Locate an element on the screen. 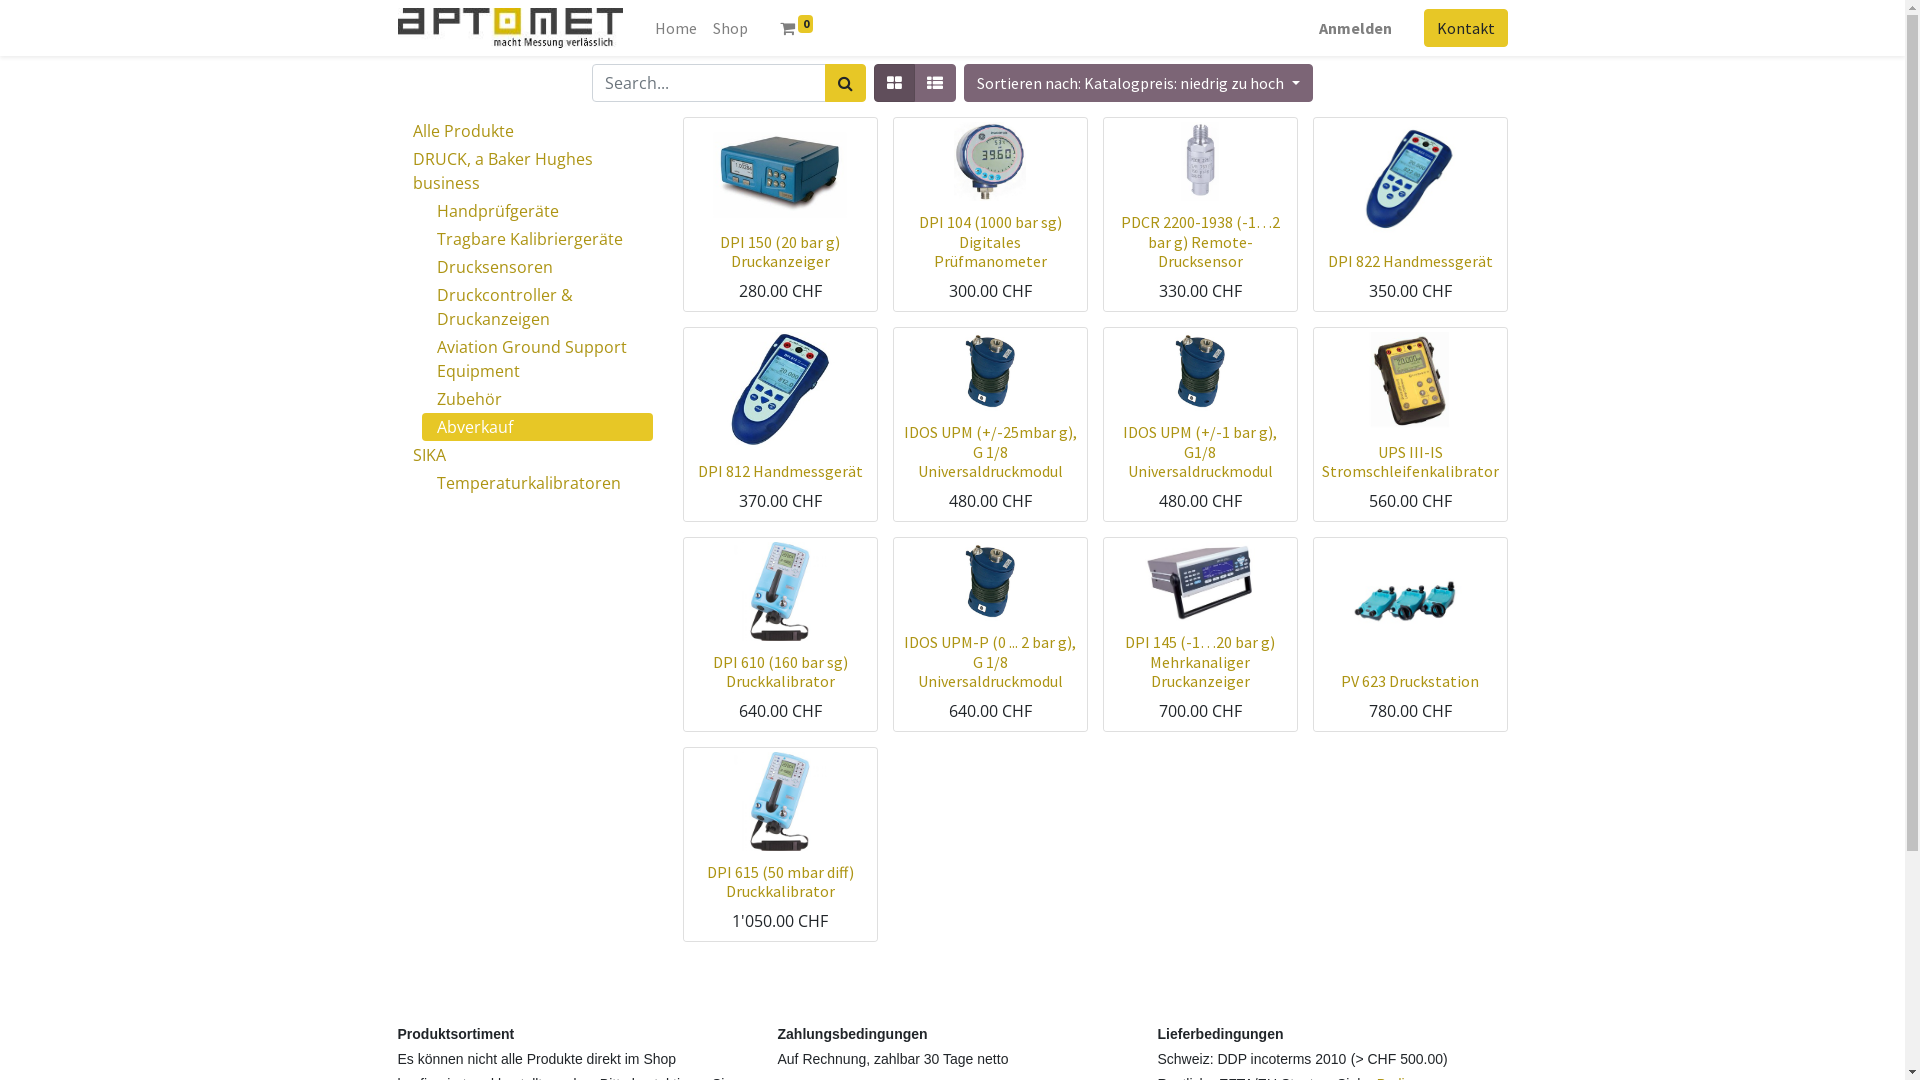  'Home' is located at coordinates (676, 27).